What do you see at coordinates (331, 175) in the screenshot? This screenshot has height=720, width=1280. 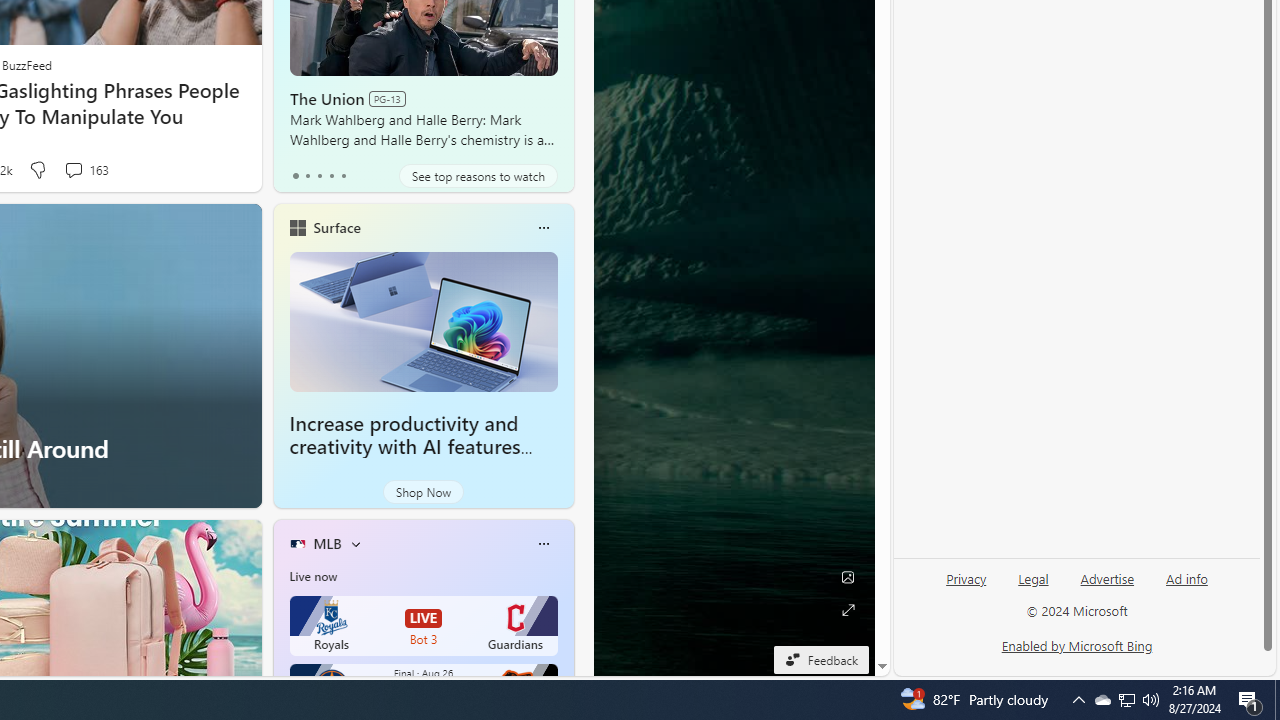 I see `'tab-3'` at bounding box center [331, 175].